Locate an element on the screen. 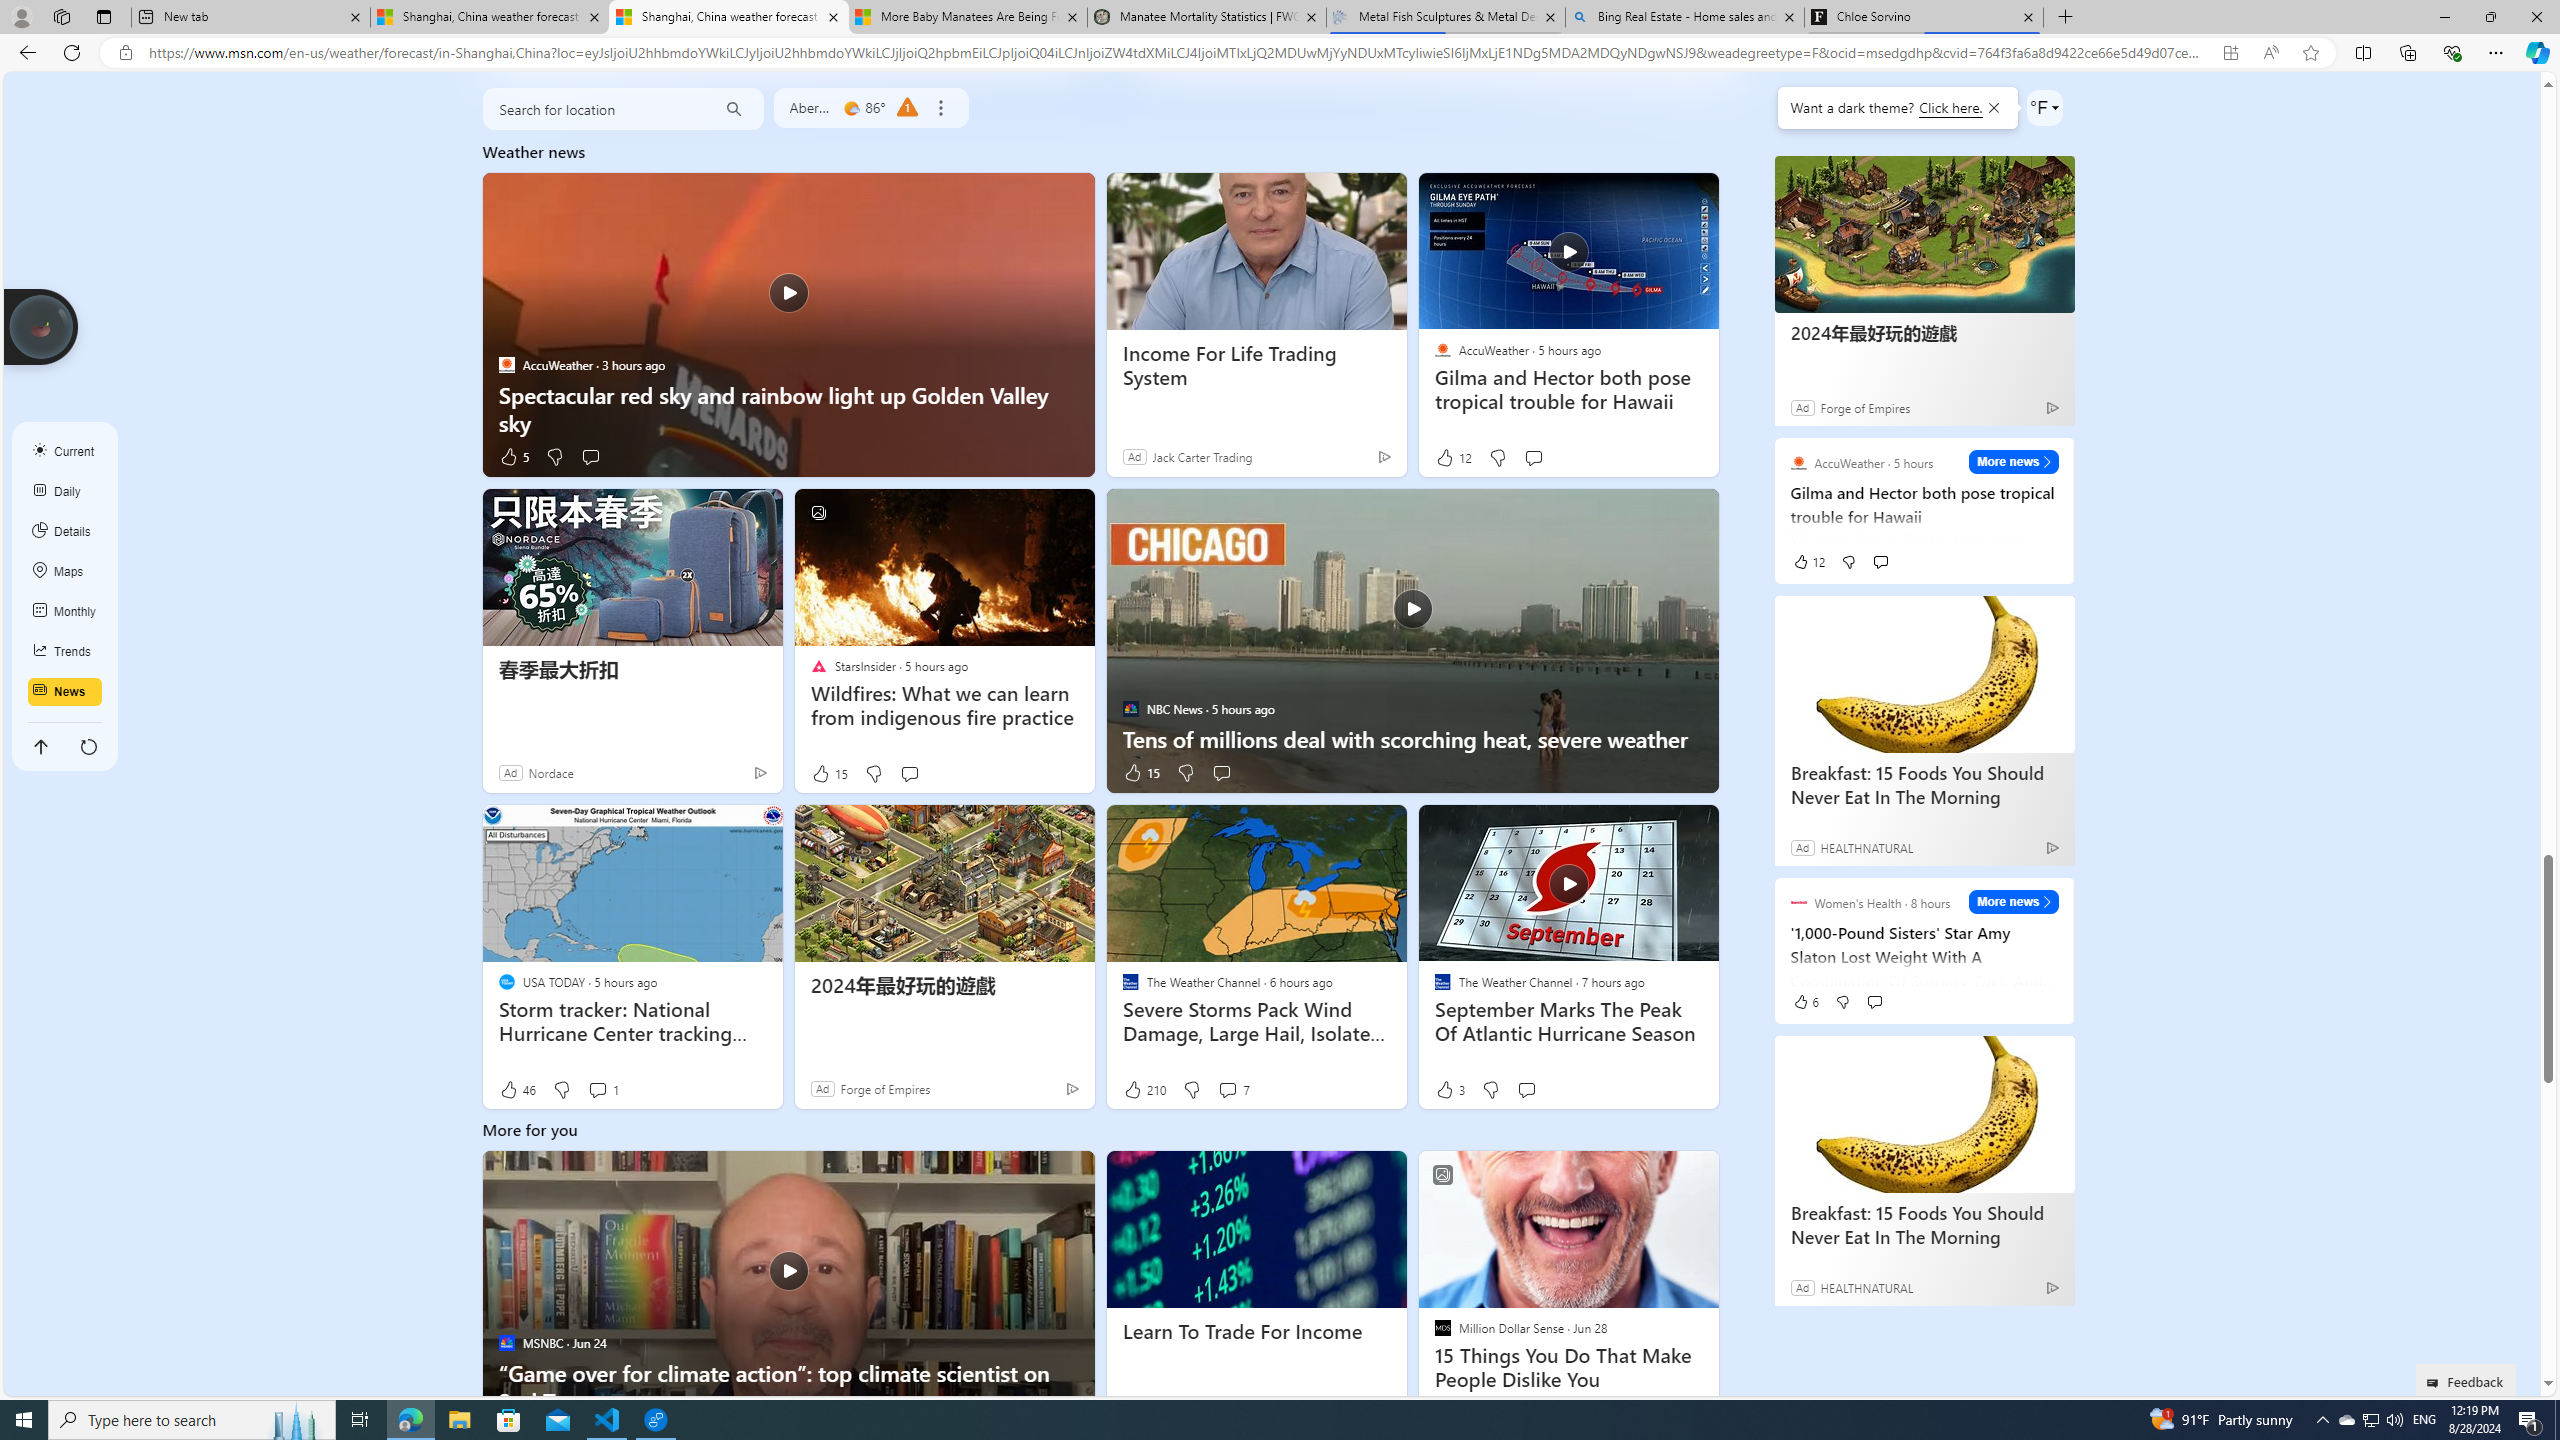  'Daily' is located at coordinates (65, 490).